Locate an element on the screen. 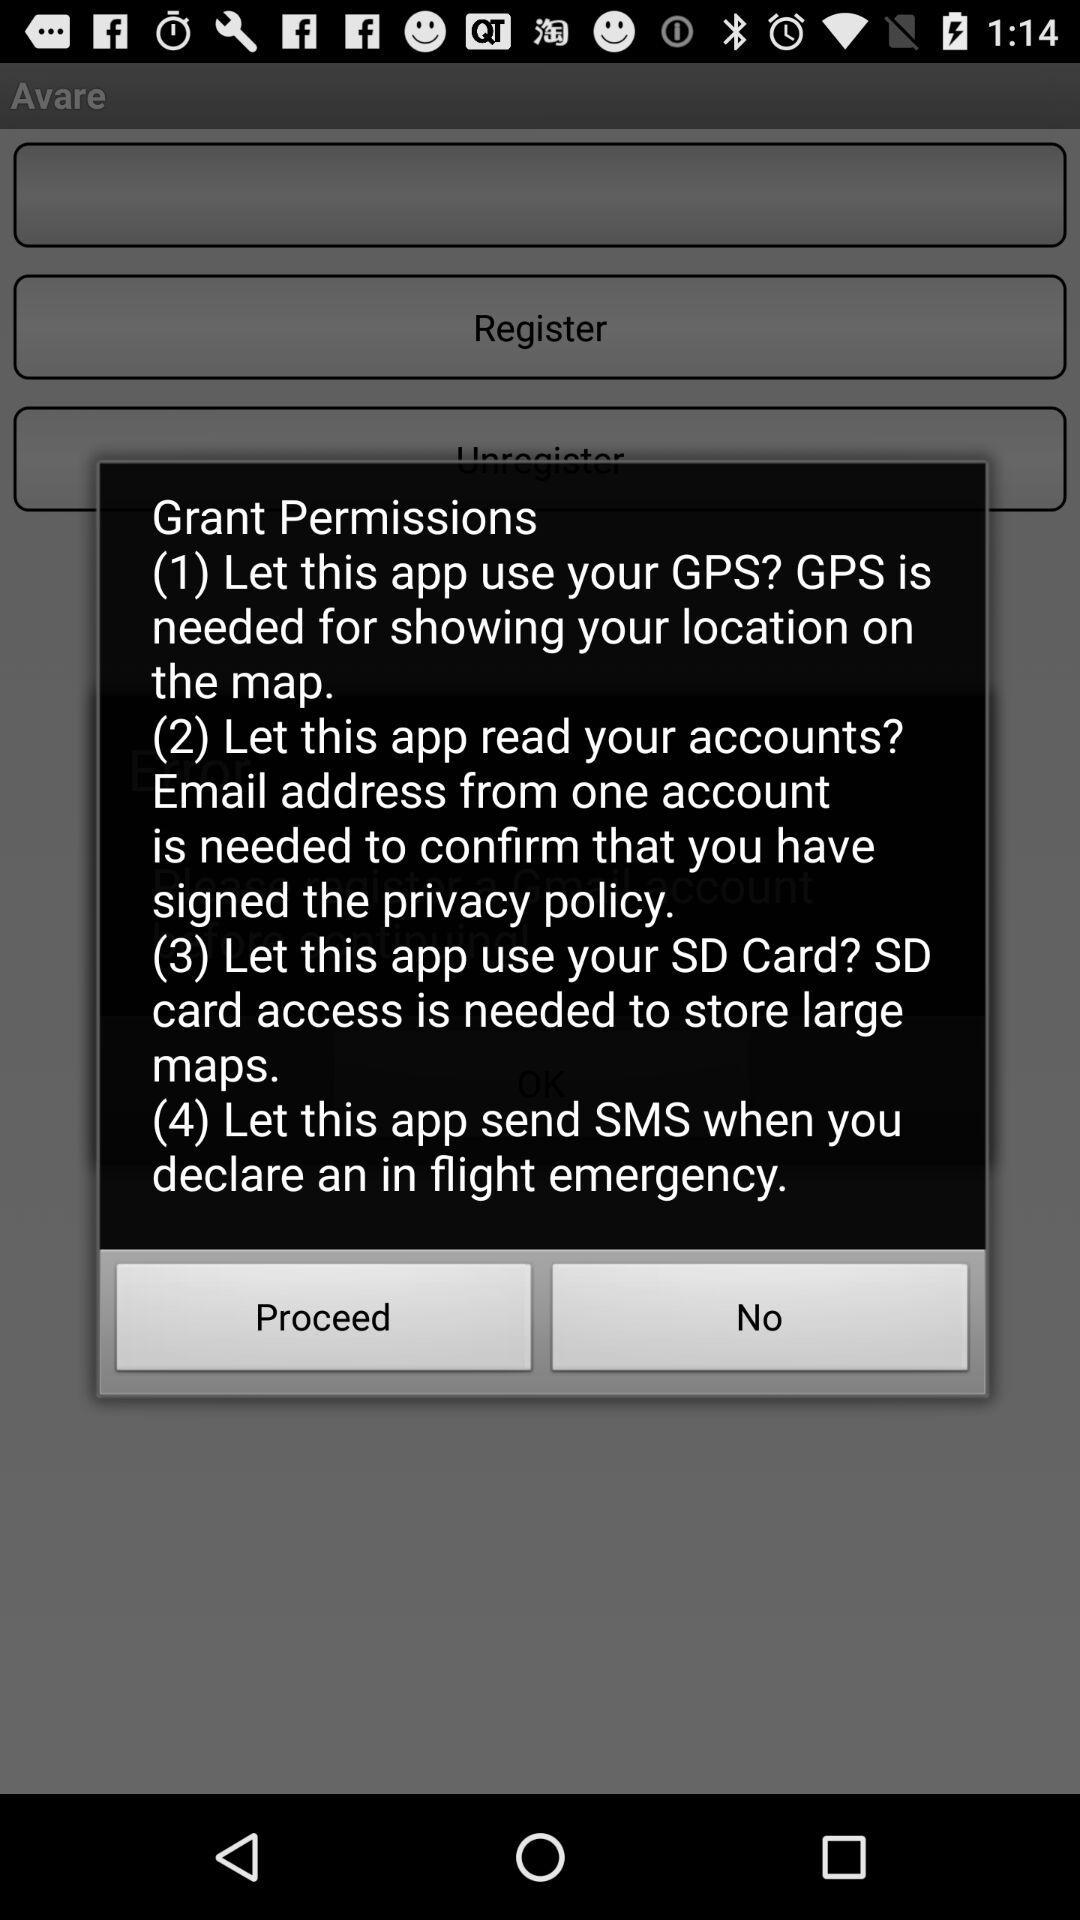 This screenshot has width=1080, height=1920. icon next to the proceed item is located at coordinates (760, 1323).